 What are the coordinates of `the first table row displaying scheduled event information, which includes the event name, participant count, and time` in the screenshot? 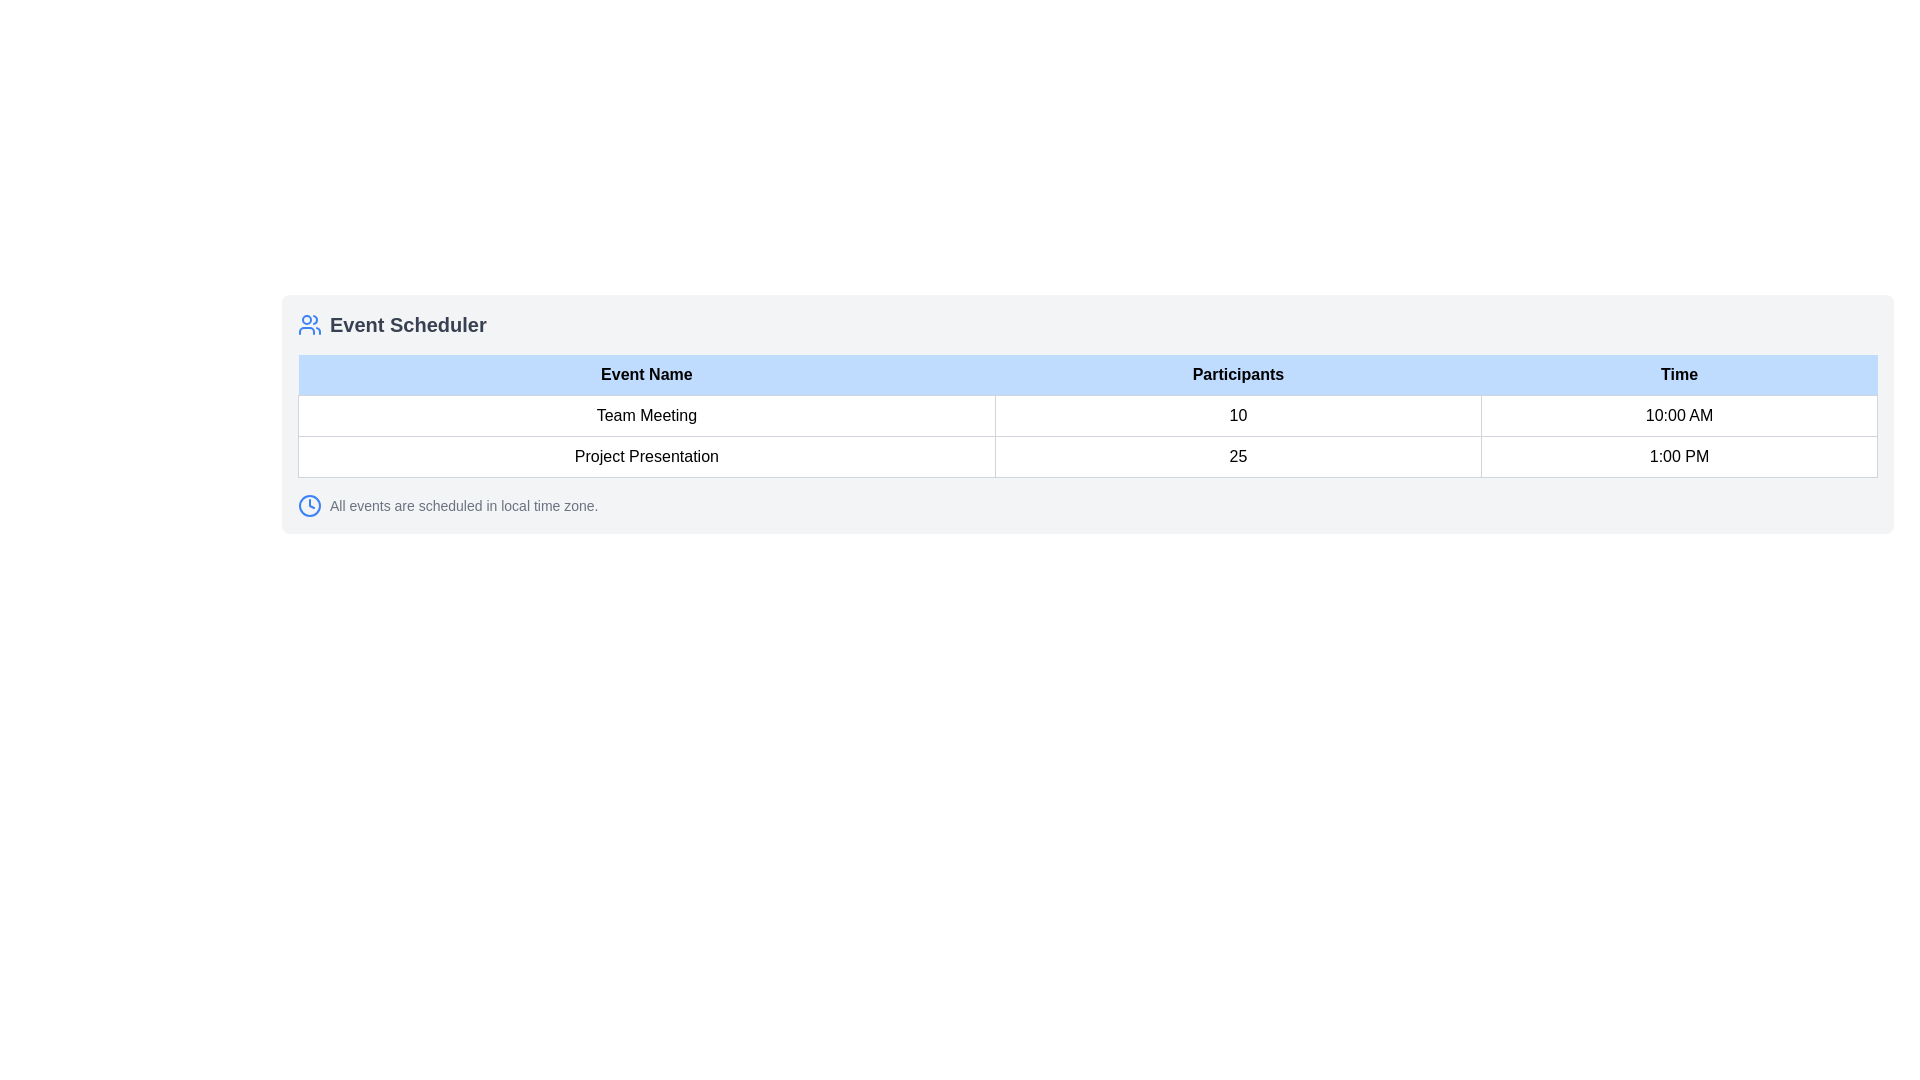 It's located at (1087, 435).